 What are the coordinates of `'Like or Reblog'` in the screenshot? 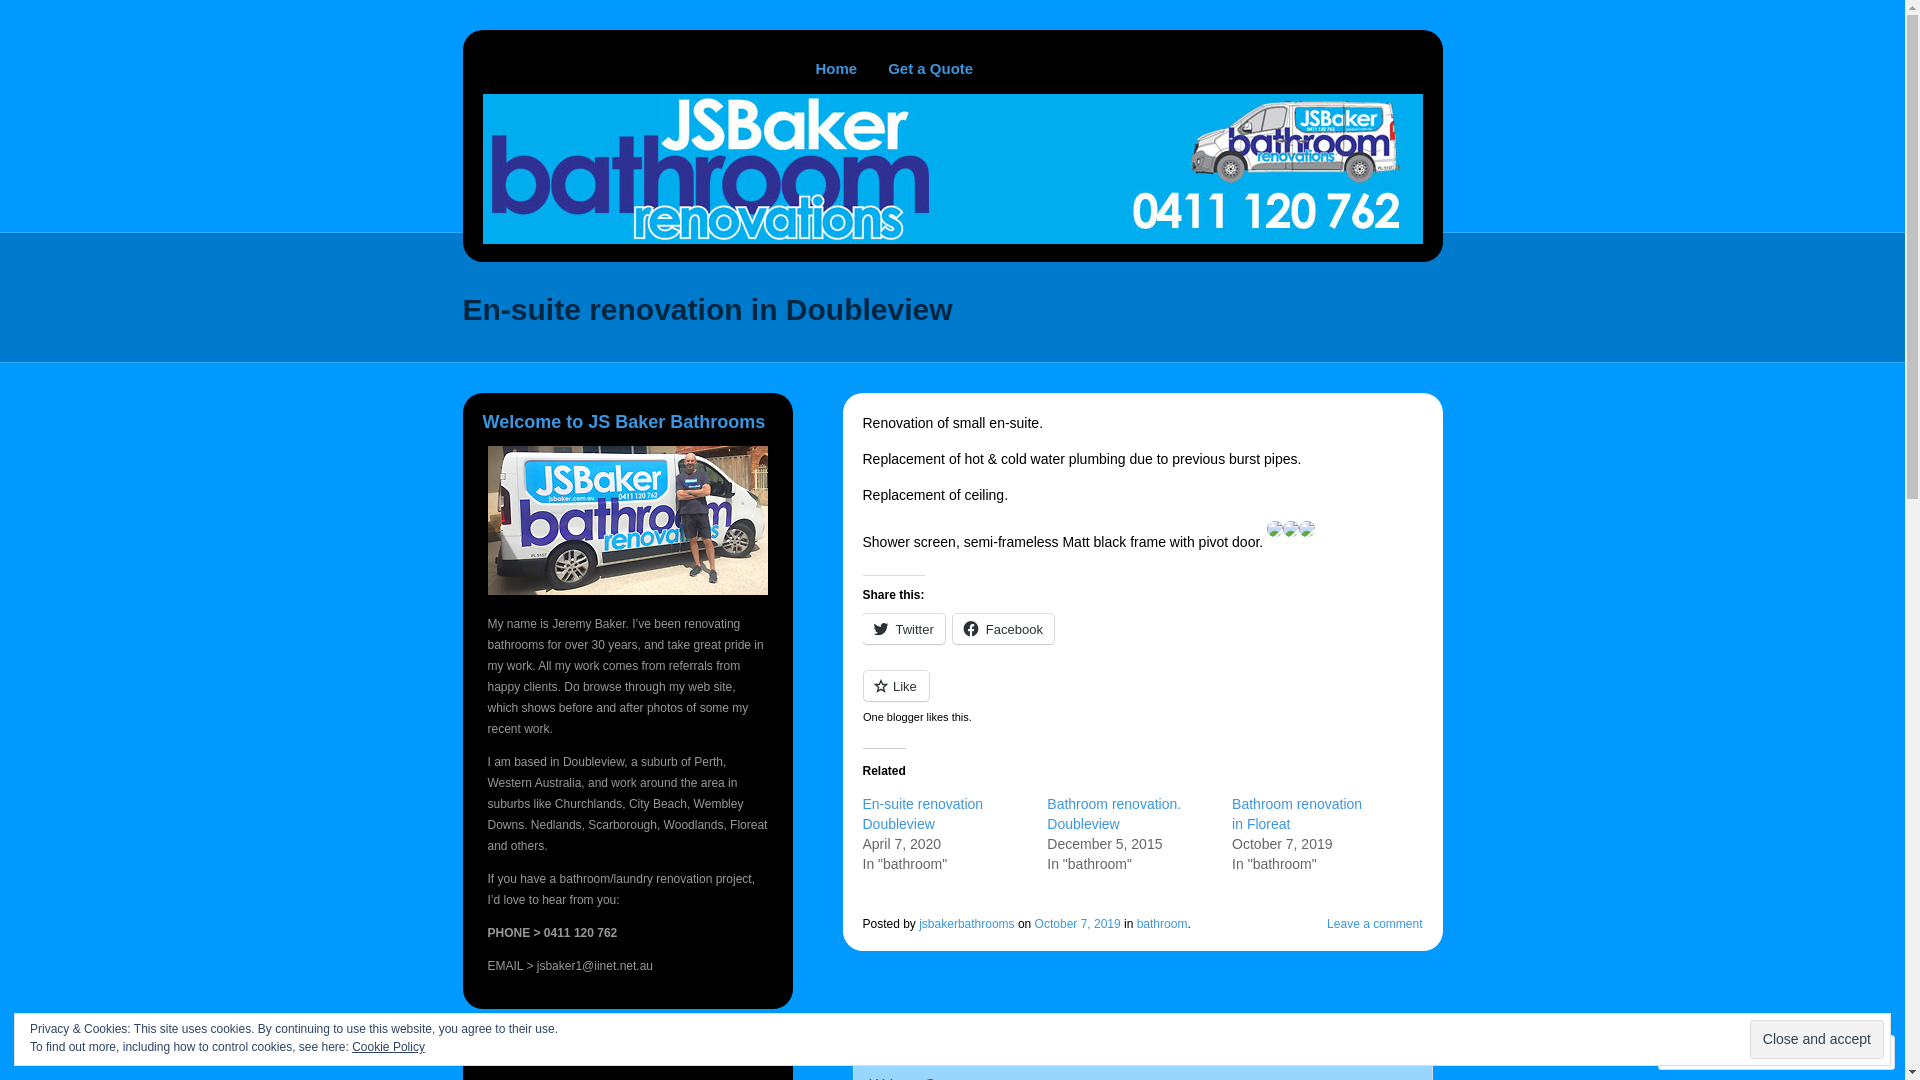 It's located at (1142, 696).